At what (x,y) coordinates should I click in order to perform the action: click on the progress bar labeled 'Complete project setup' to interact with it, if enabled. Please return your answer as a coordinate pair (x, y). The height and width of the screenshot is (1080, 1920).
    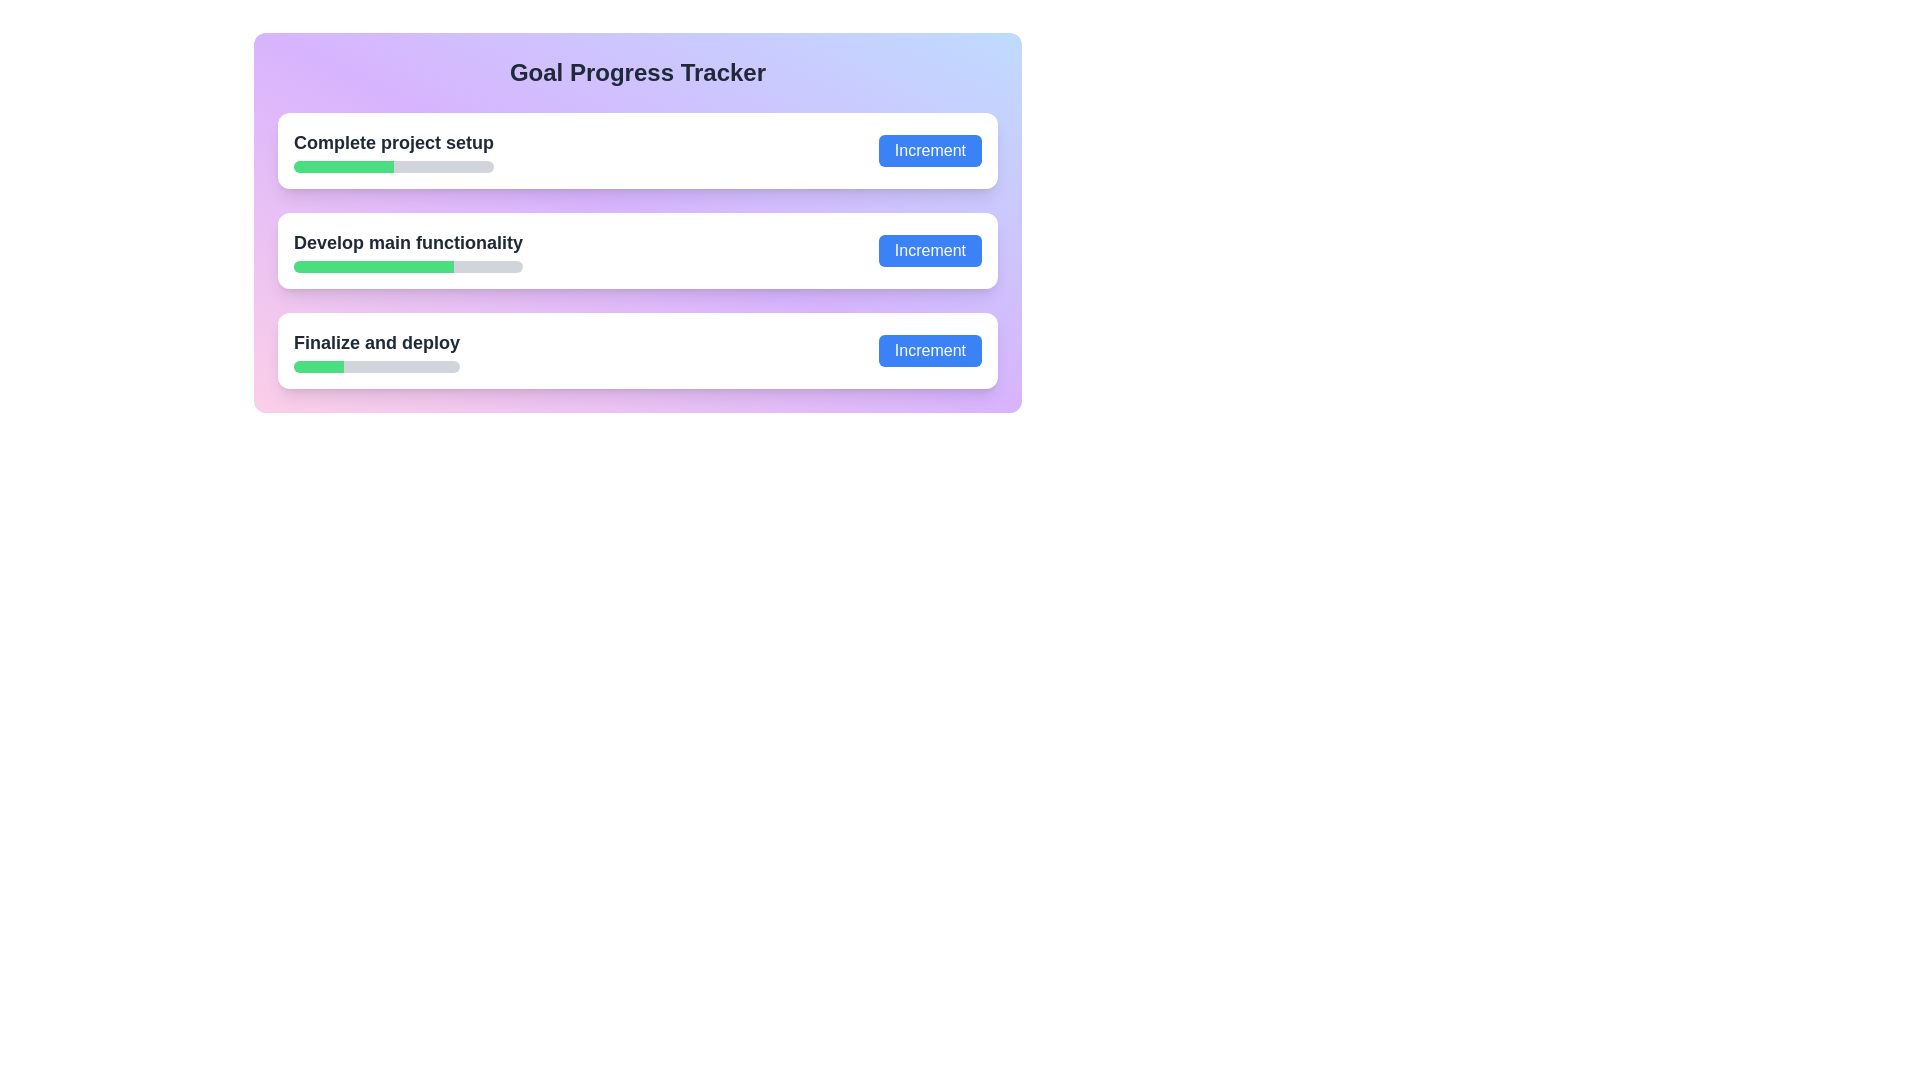
    Looking at the image, I should click on (393, 149).